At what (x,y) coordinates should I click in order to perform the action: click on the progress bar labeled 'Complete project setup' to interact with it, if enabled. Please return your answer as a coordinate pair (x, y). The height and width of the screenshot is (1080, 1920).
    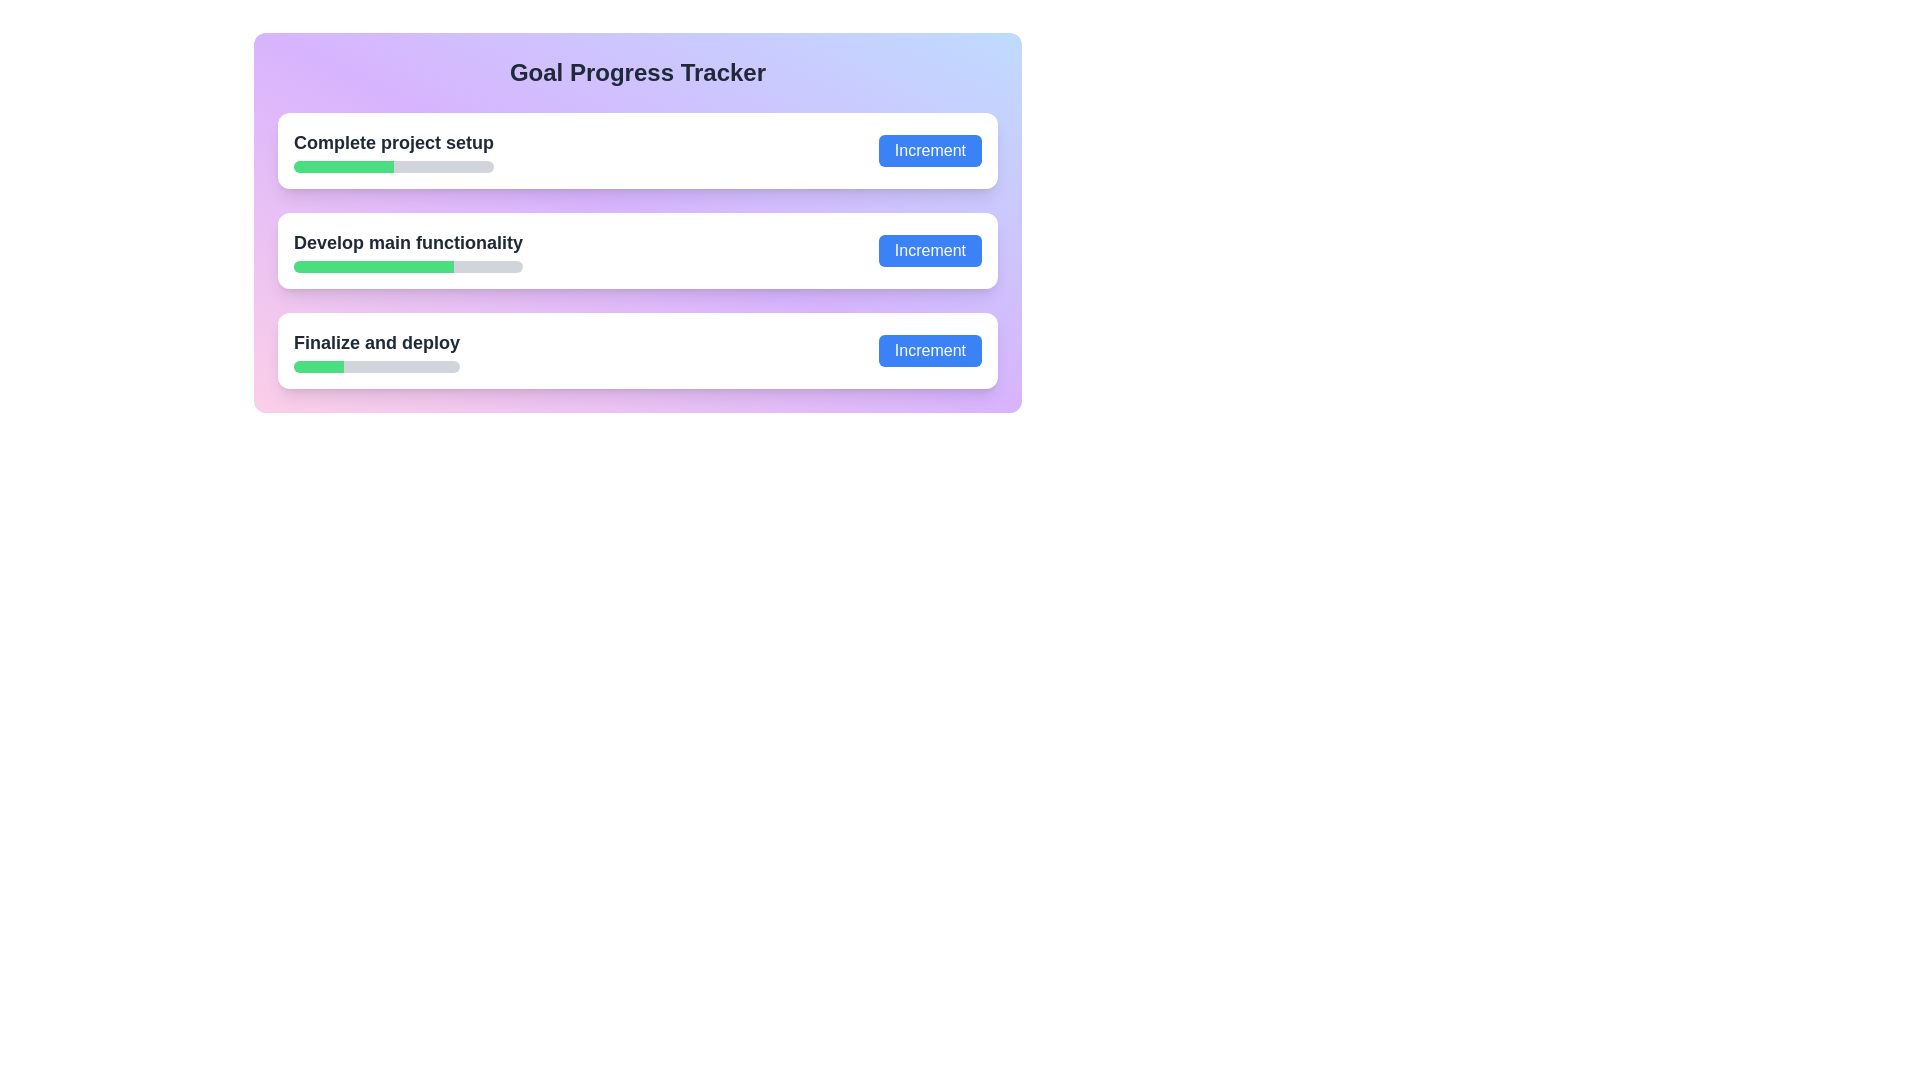
    Looking at the image, I should click on (393, 149).